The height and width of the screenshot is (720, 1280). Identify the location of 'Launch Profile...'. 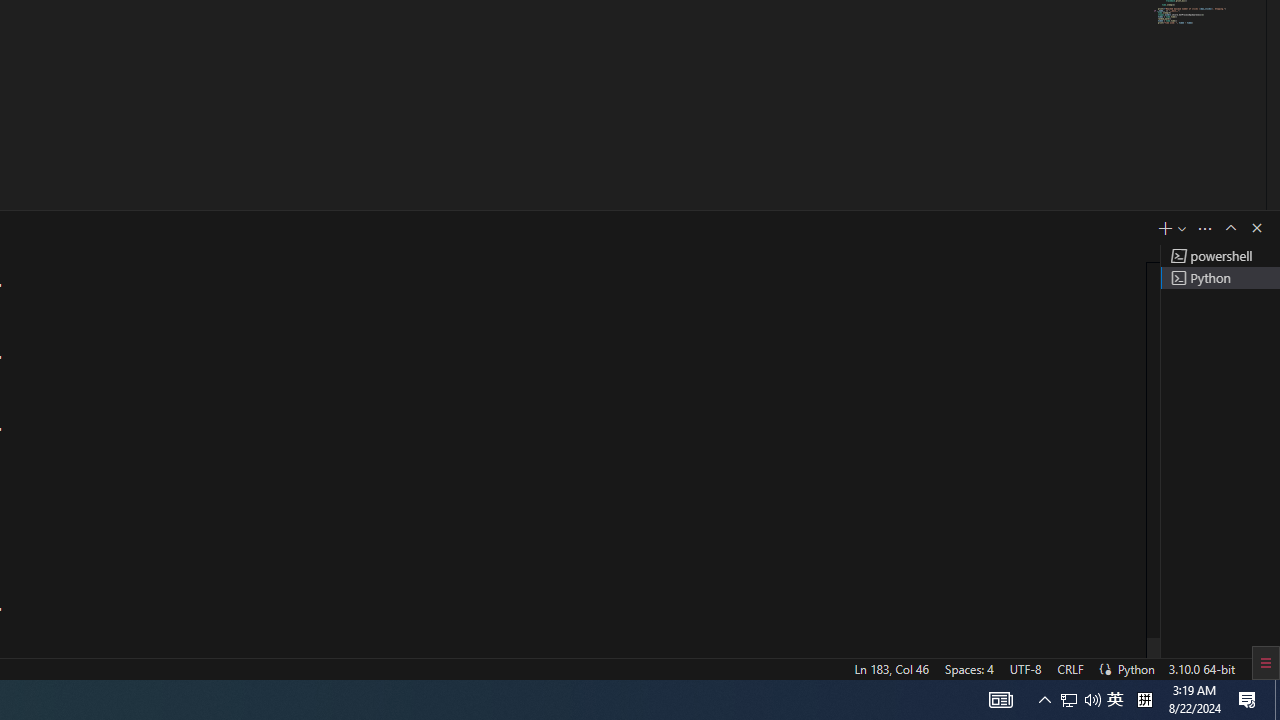
(1182, 227).